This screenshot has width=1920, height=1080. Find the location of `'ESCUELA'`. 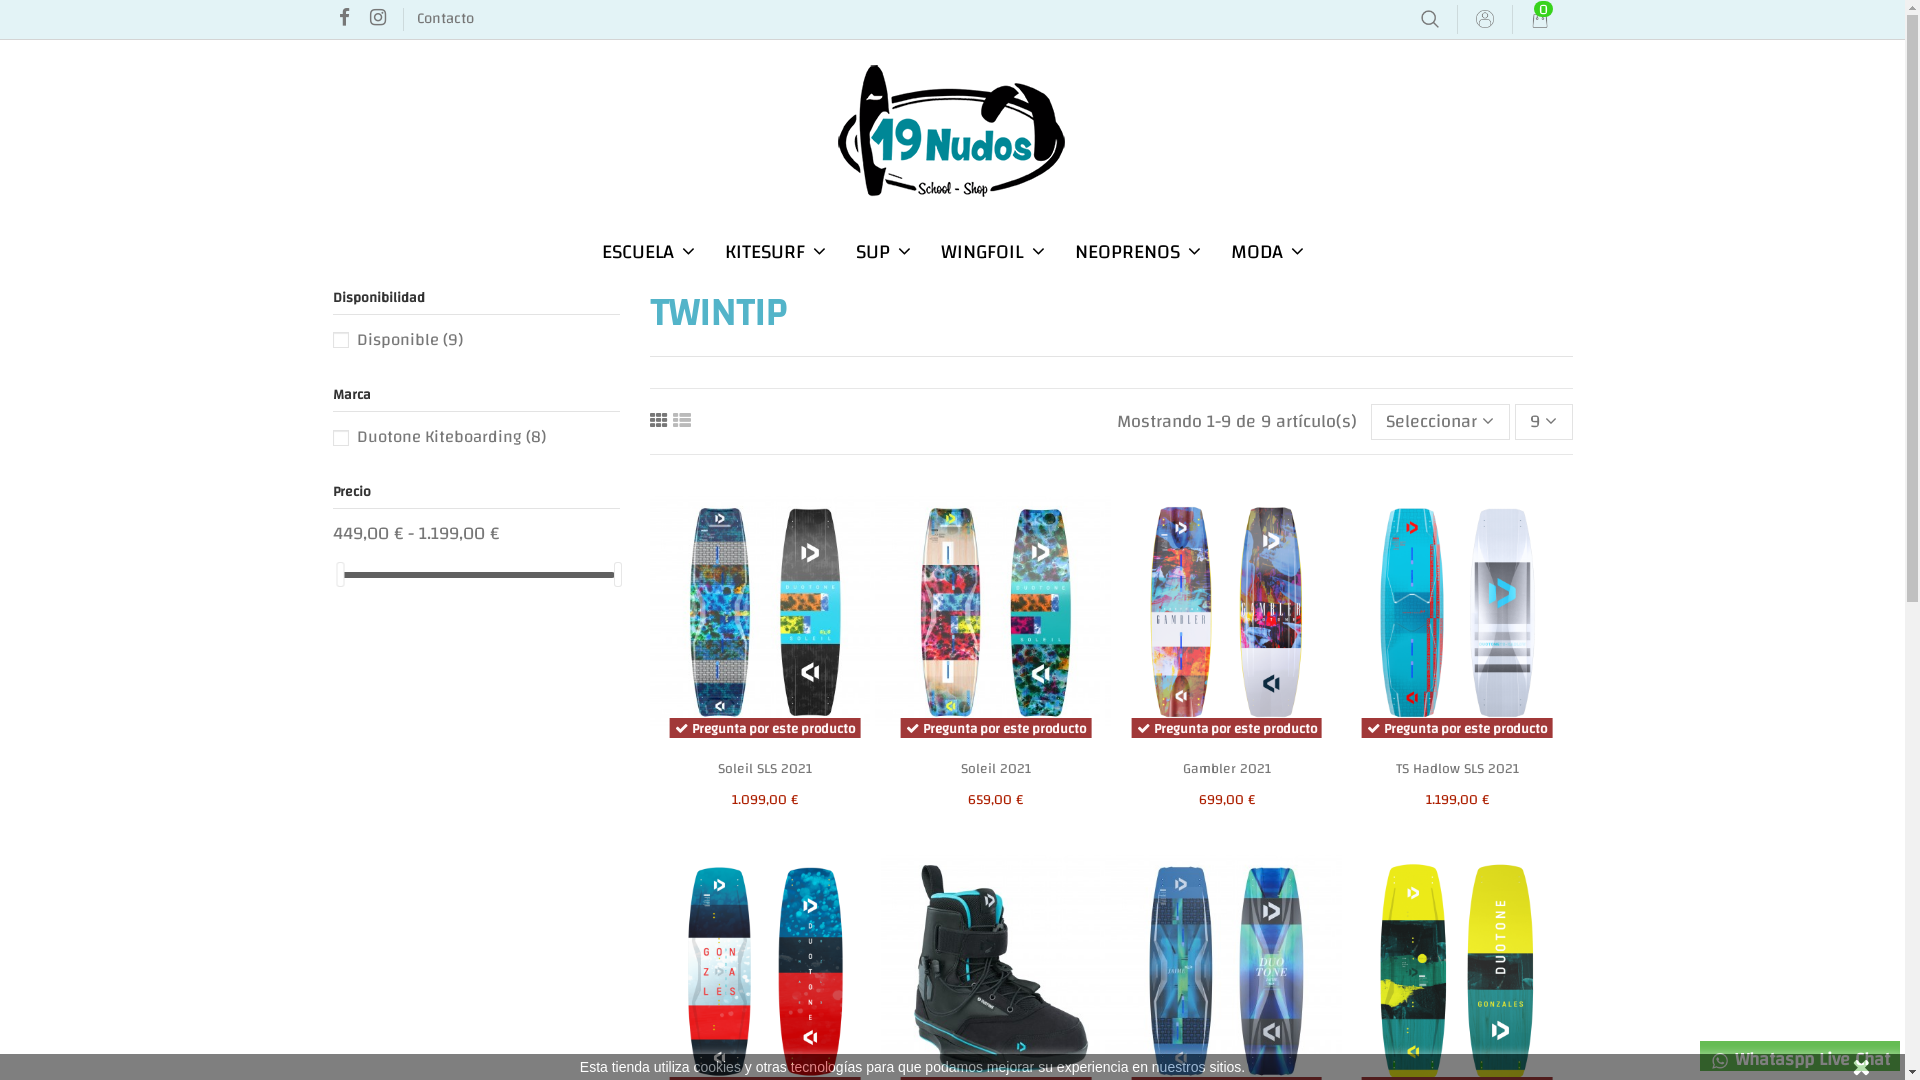

'ESCUELA' is located at coordinates (647, 251).